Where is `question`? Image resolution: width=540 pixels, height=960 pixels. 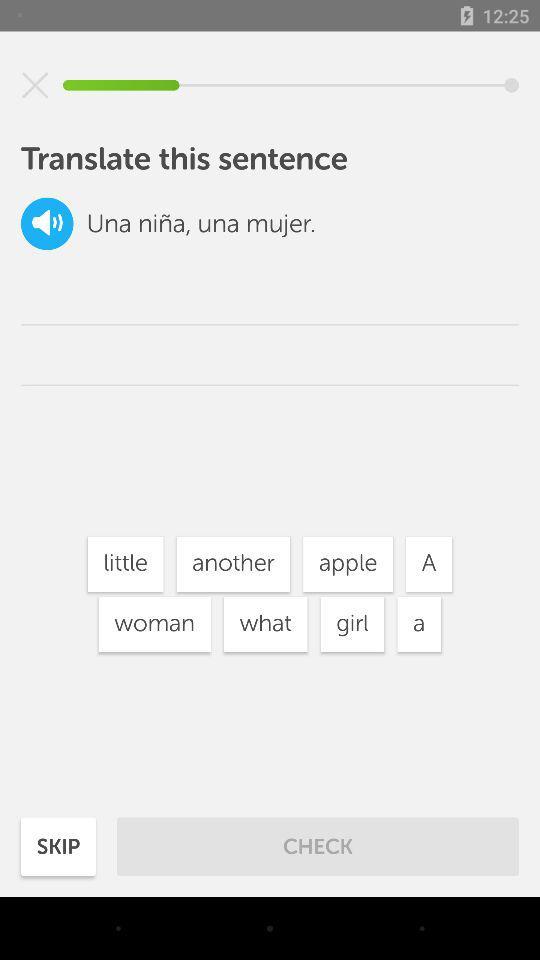 question is located at coordinates (35, 85).